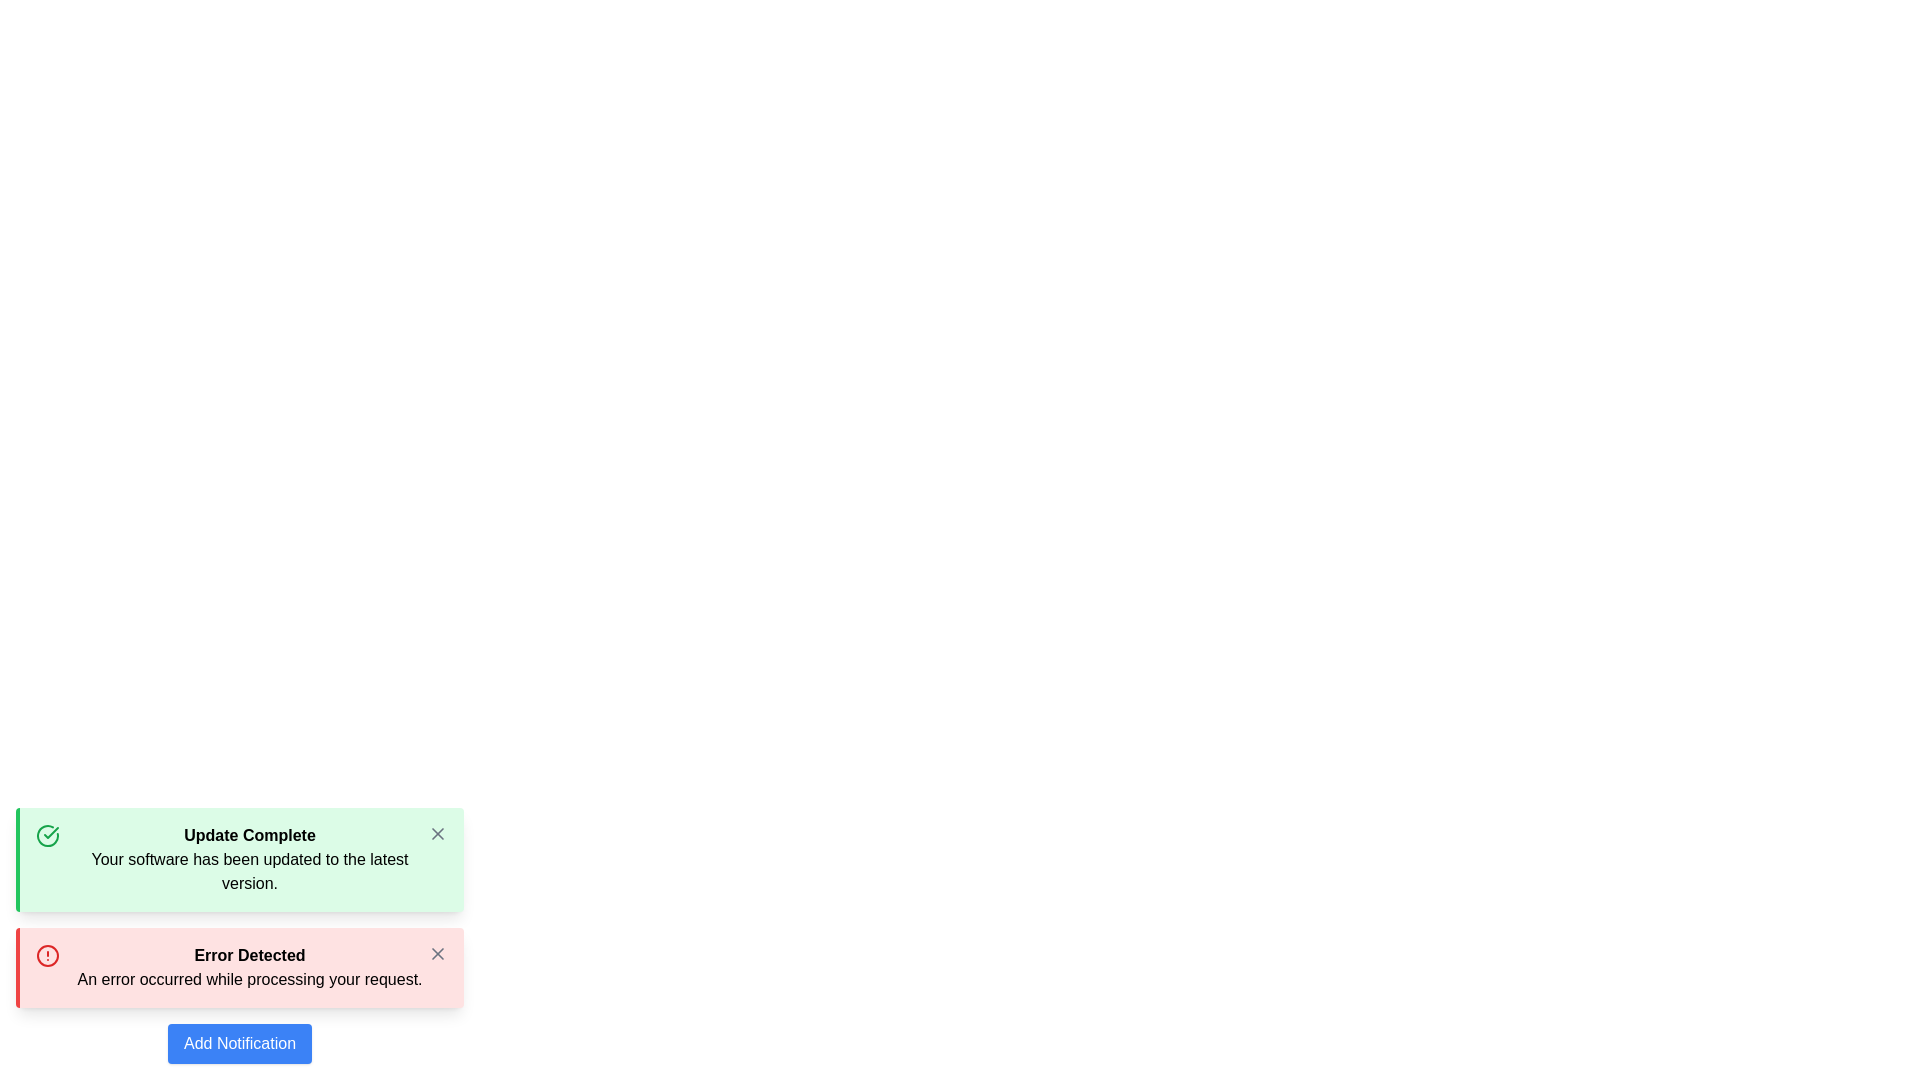 This screenshot has width=1920, height=1080. What do you see at coordinates (248, 836) in the screenshot?
I see `the bold text element that says 'Update Complete', which is displayed on a light green background in the upper section of a notification card` at bounding box center [248, 836].